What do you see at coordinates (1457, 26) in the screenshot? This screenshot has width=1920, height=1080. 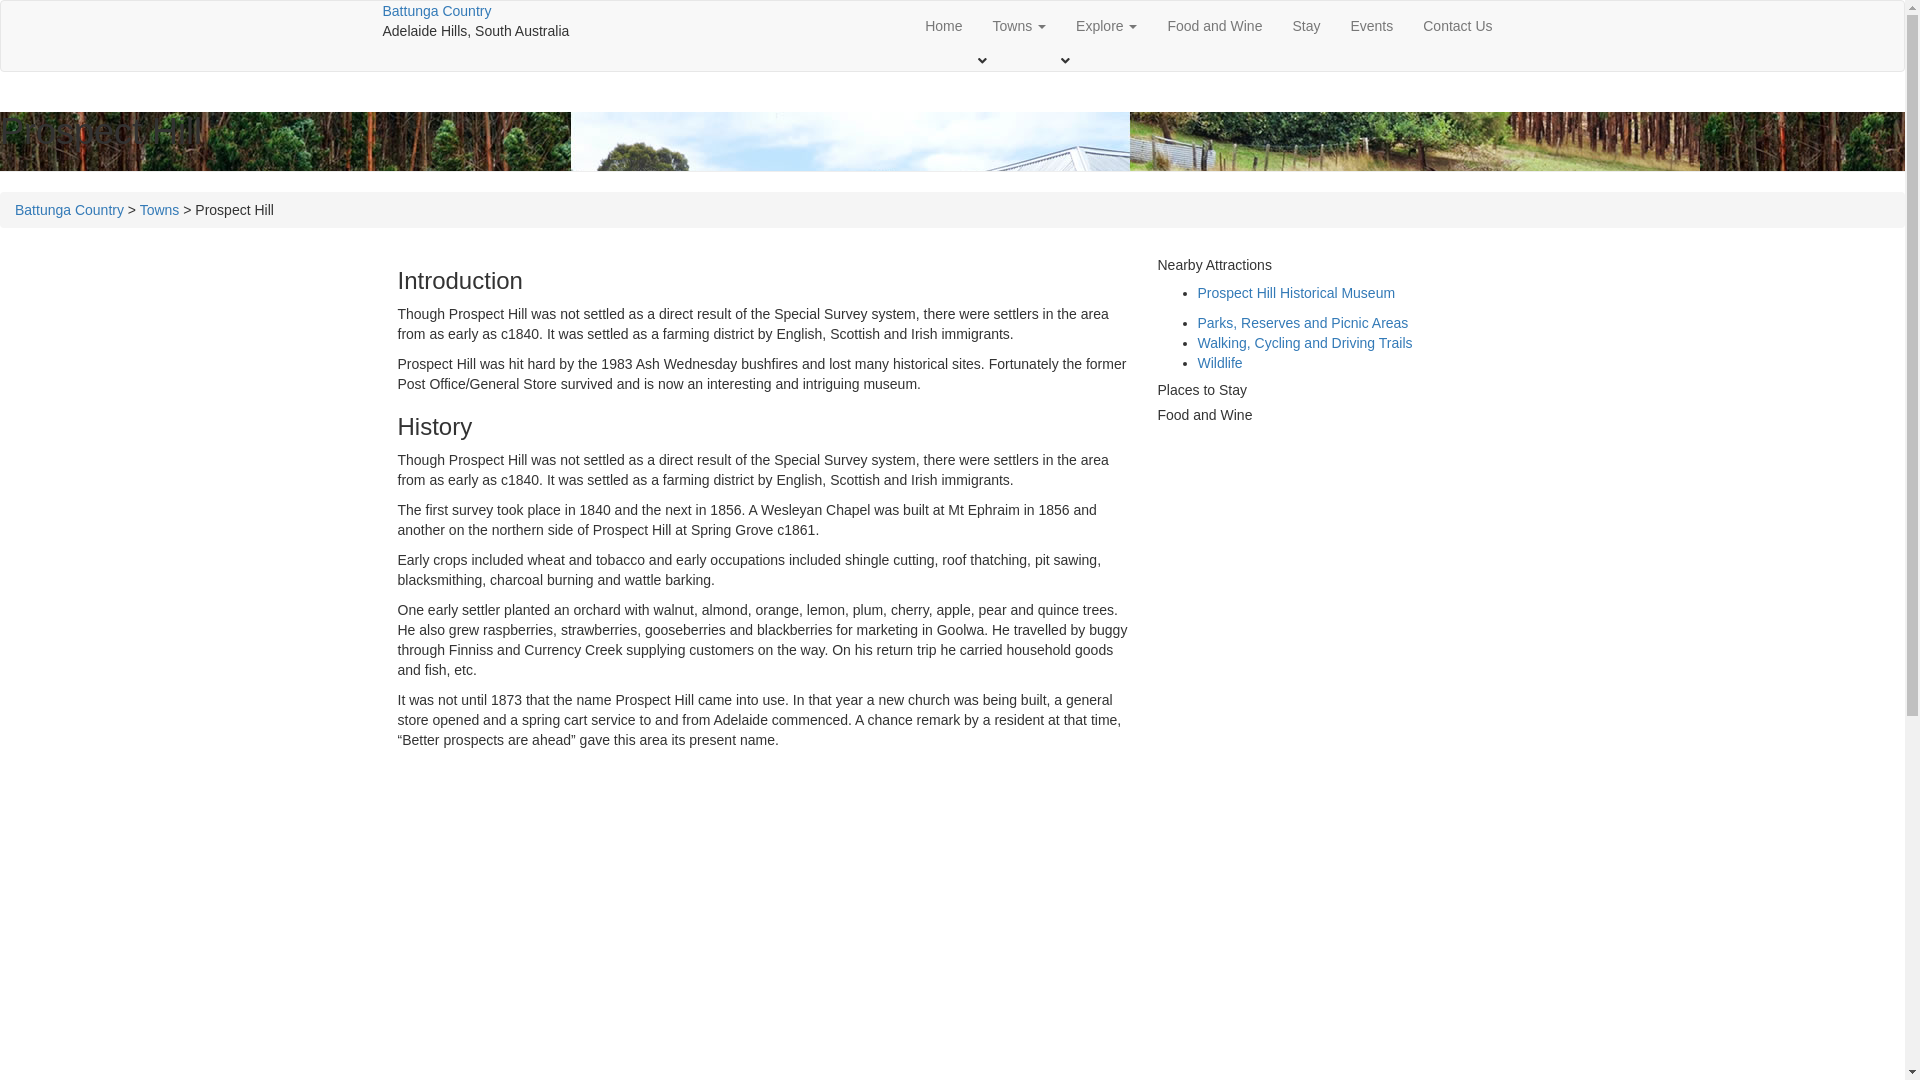 I see `'Contact Us'` at bounding box center [1457, 26].